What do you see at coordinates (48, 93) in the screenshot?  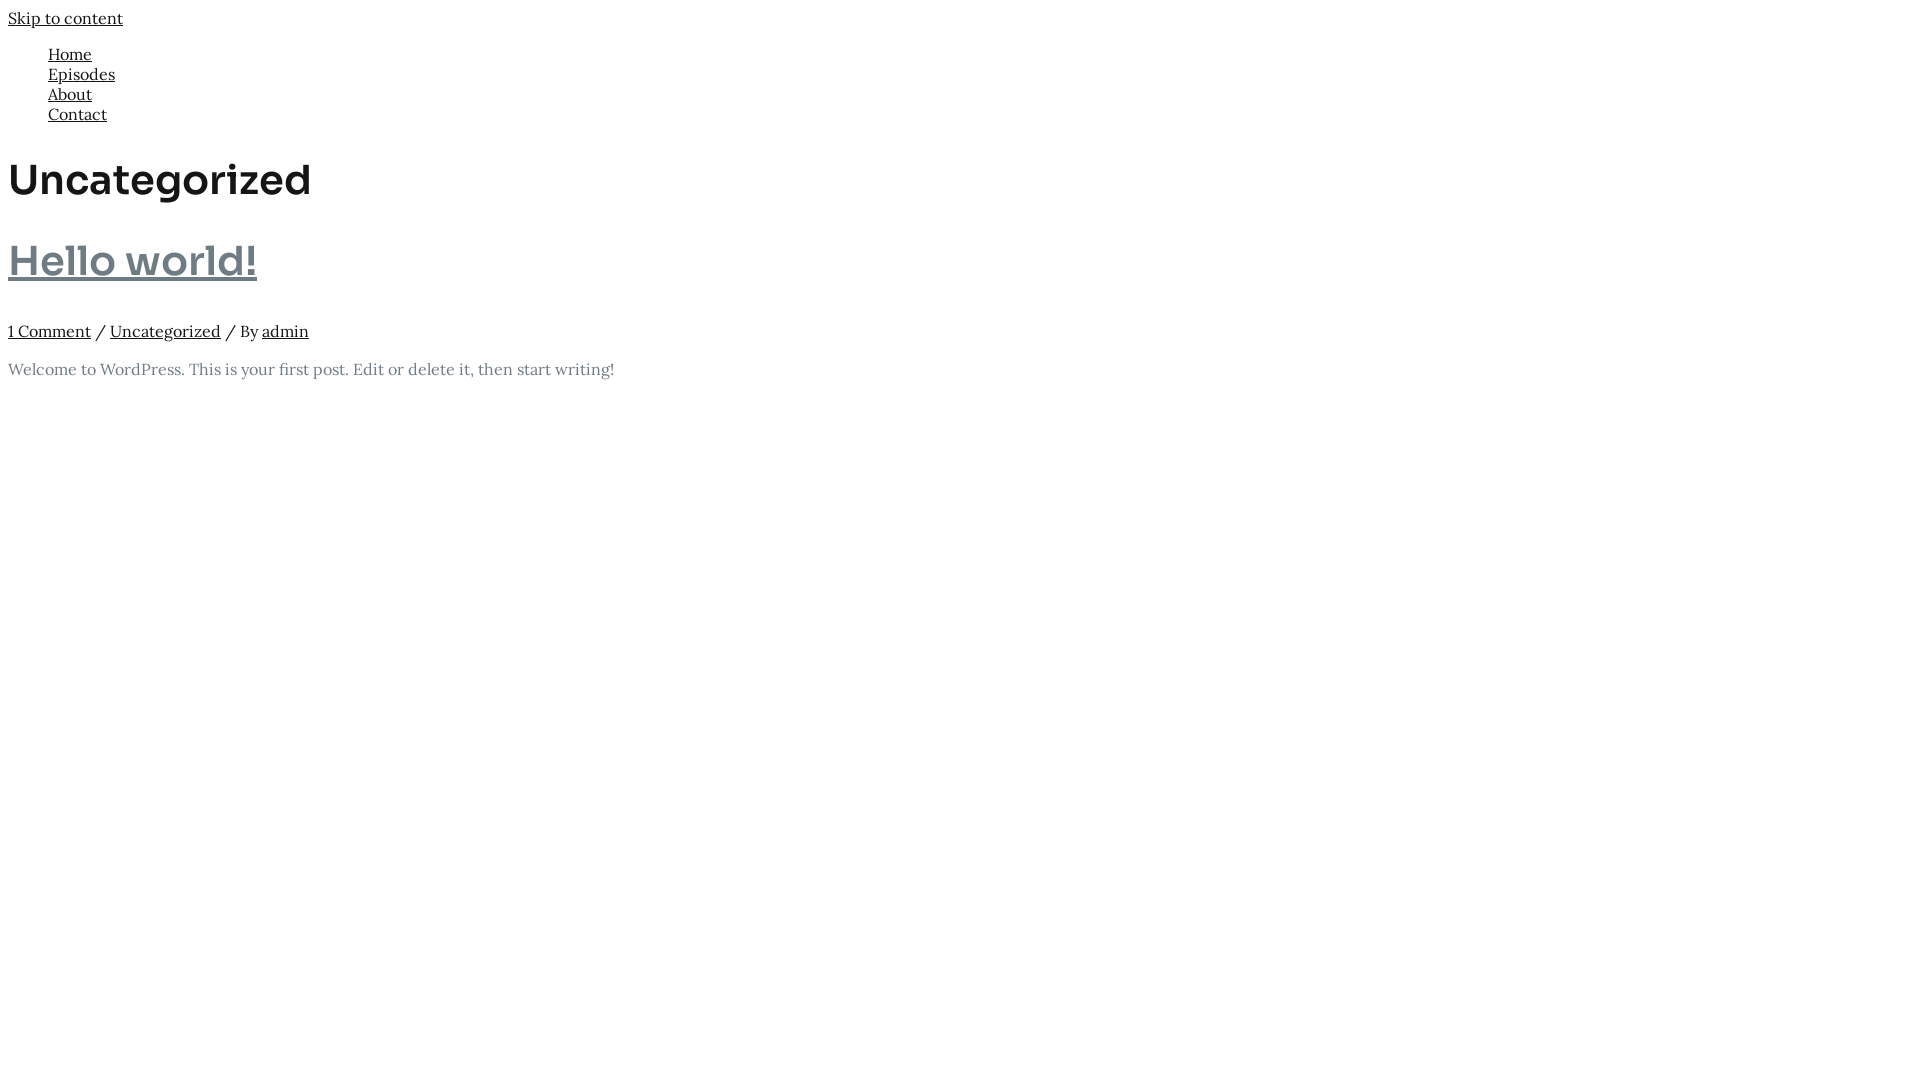 I see `'About'` at bounding box center [48, 93].